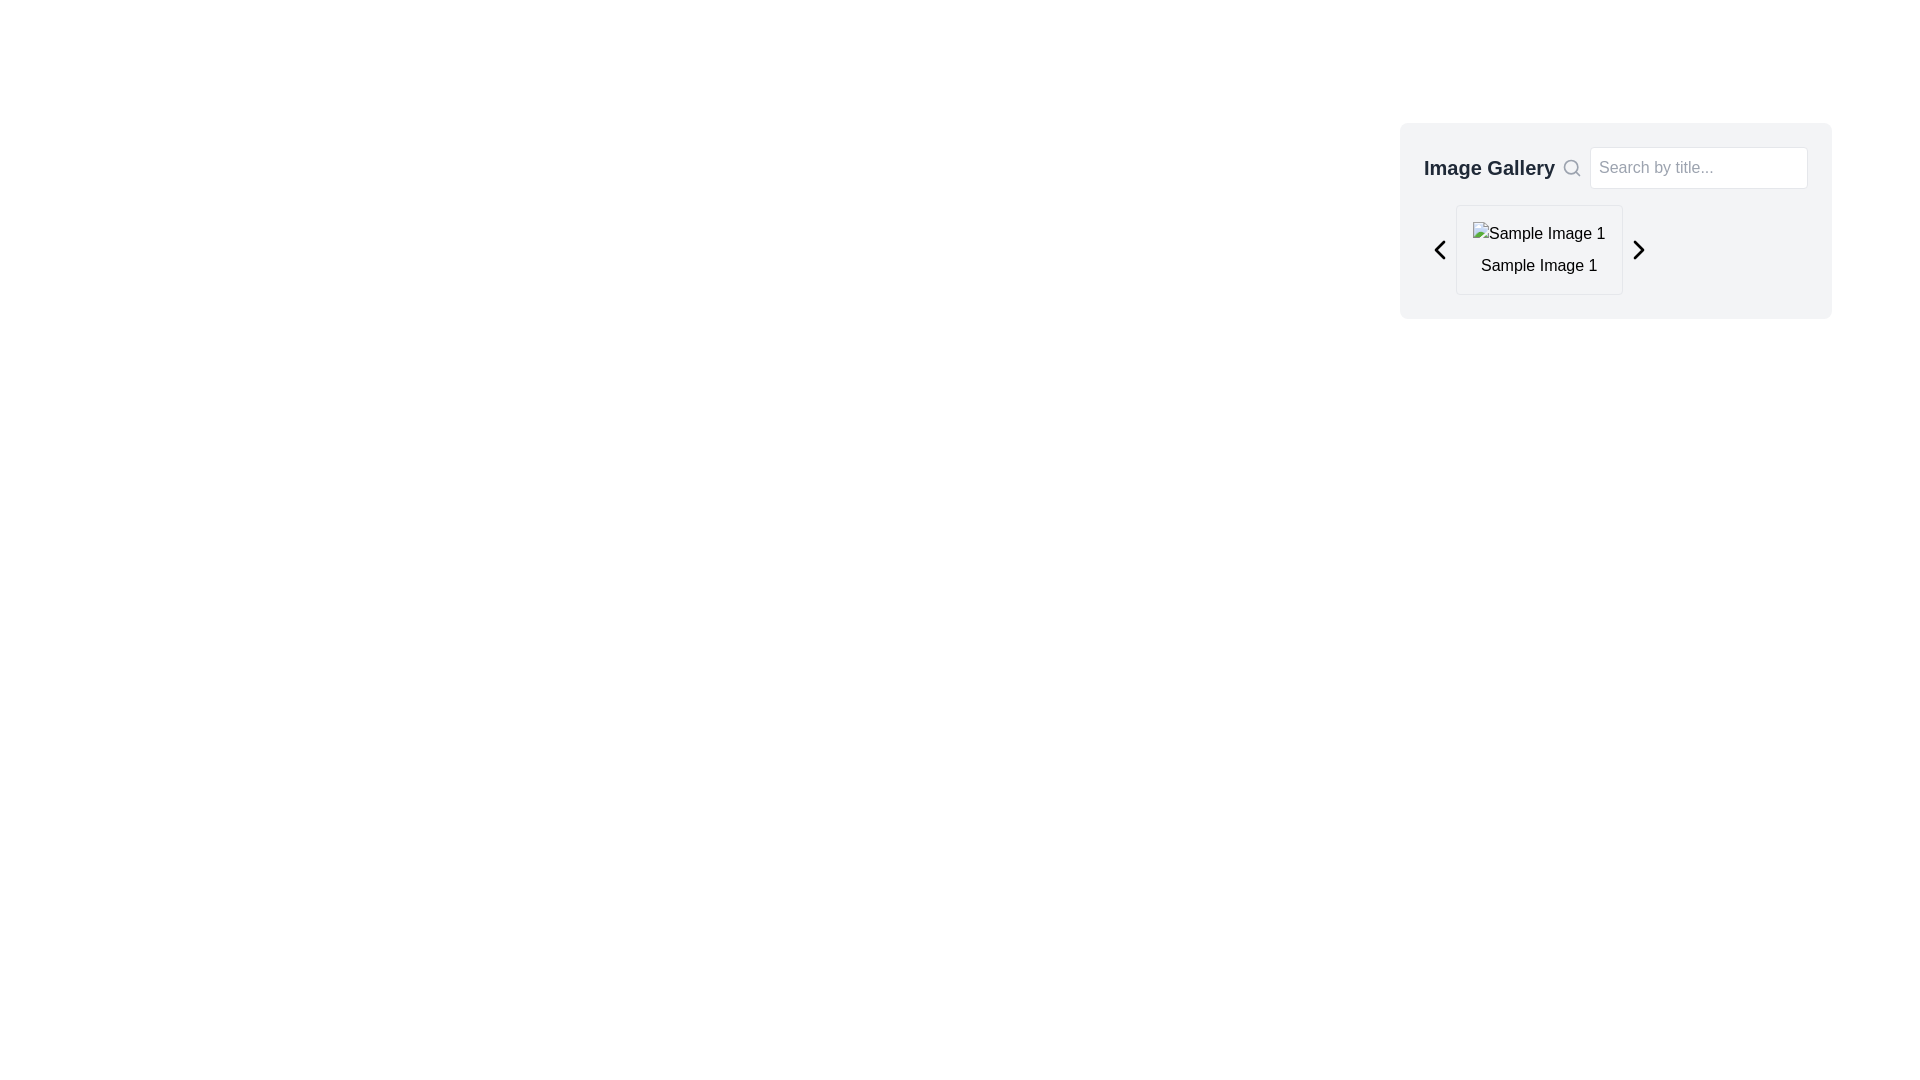 The width and height of the screenshot is (1920, 1080). I want to click on the left chevron icon used for navigating backwards in the 'Image Gallery' section, so click(1440, 249).